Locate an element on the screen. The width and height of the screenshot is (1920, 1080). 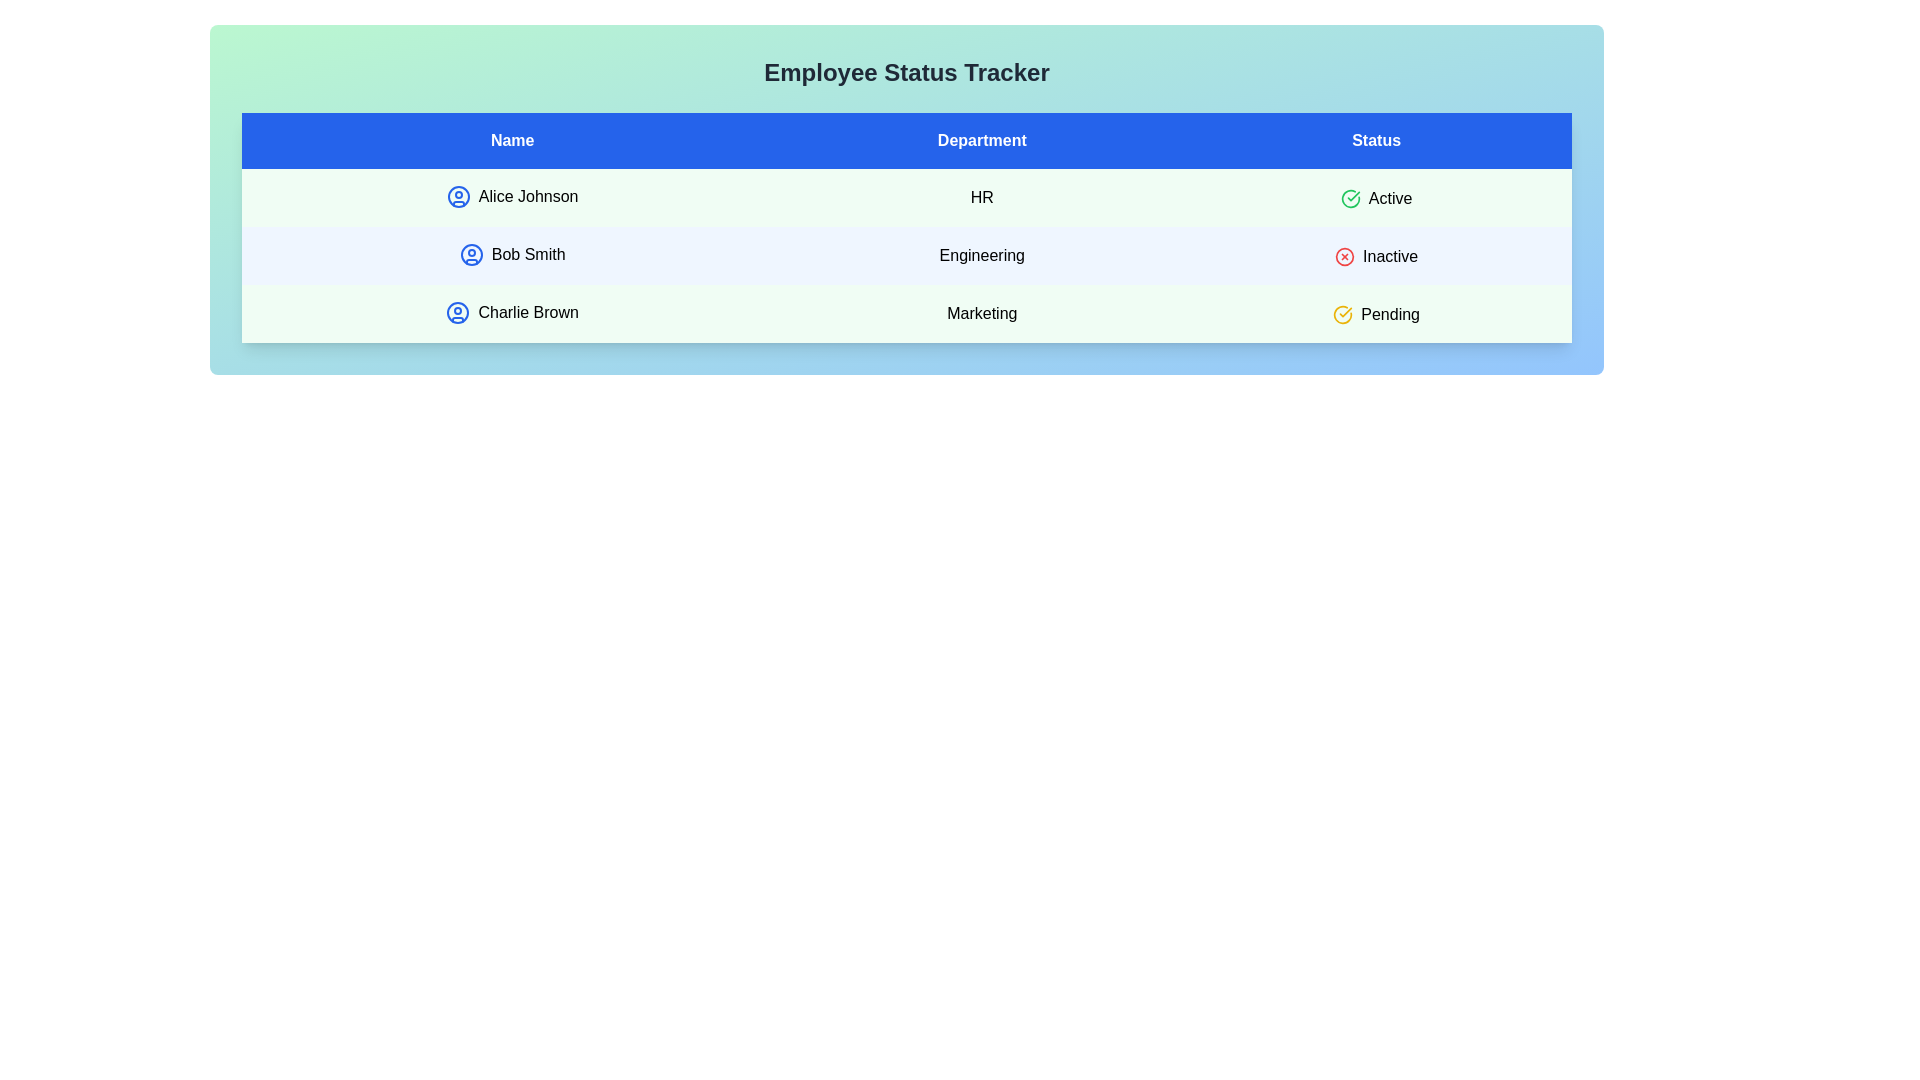
the row corresponding to Alice Johnson is located at coordinates (906, 197).